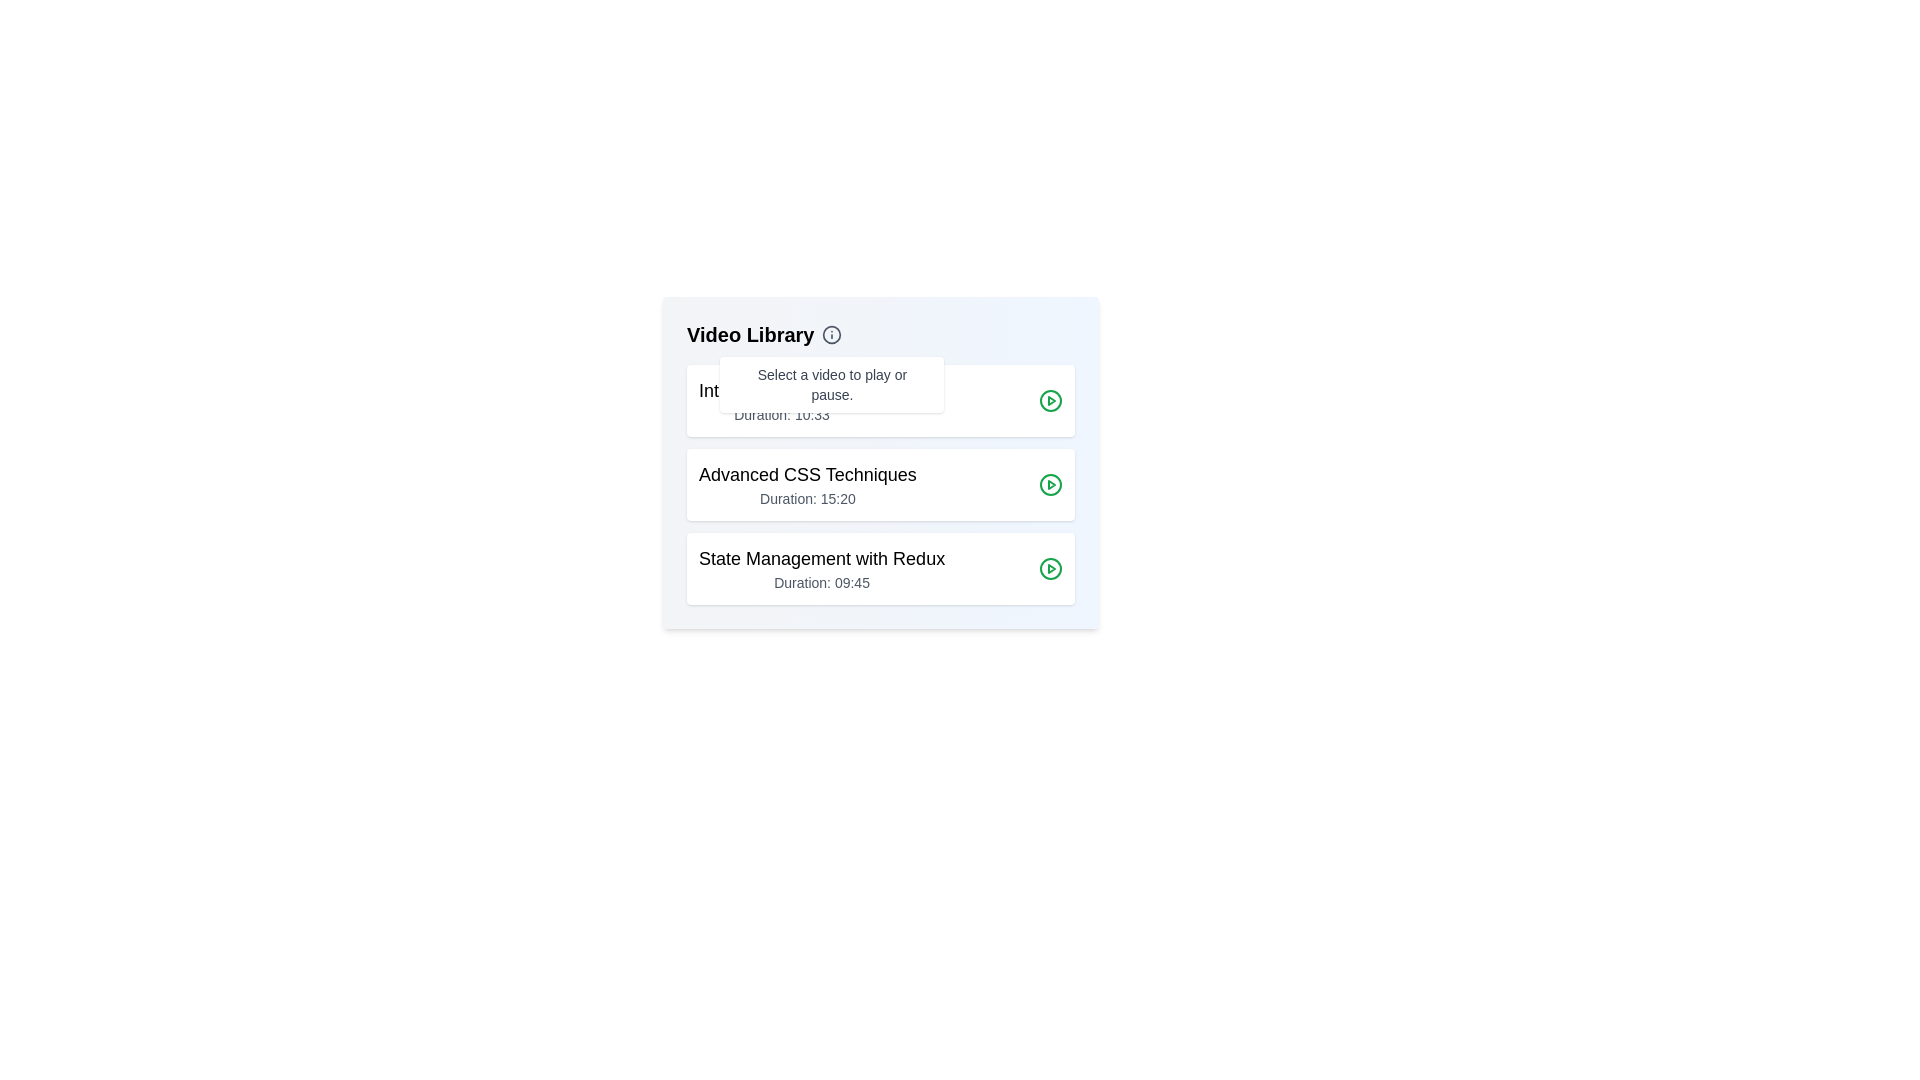 Image resolution: width=1920 pixels, height=1080 pixels. What do you see at coordinates (880, 485) in the screenshot?
I see `duration or title of the second video entry card in the 'Video Library' section, positioned between 'Introduction to React' and 'State Management with Redux'` at bounding box center [880, 485].